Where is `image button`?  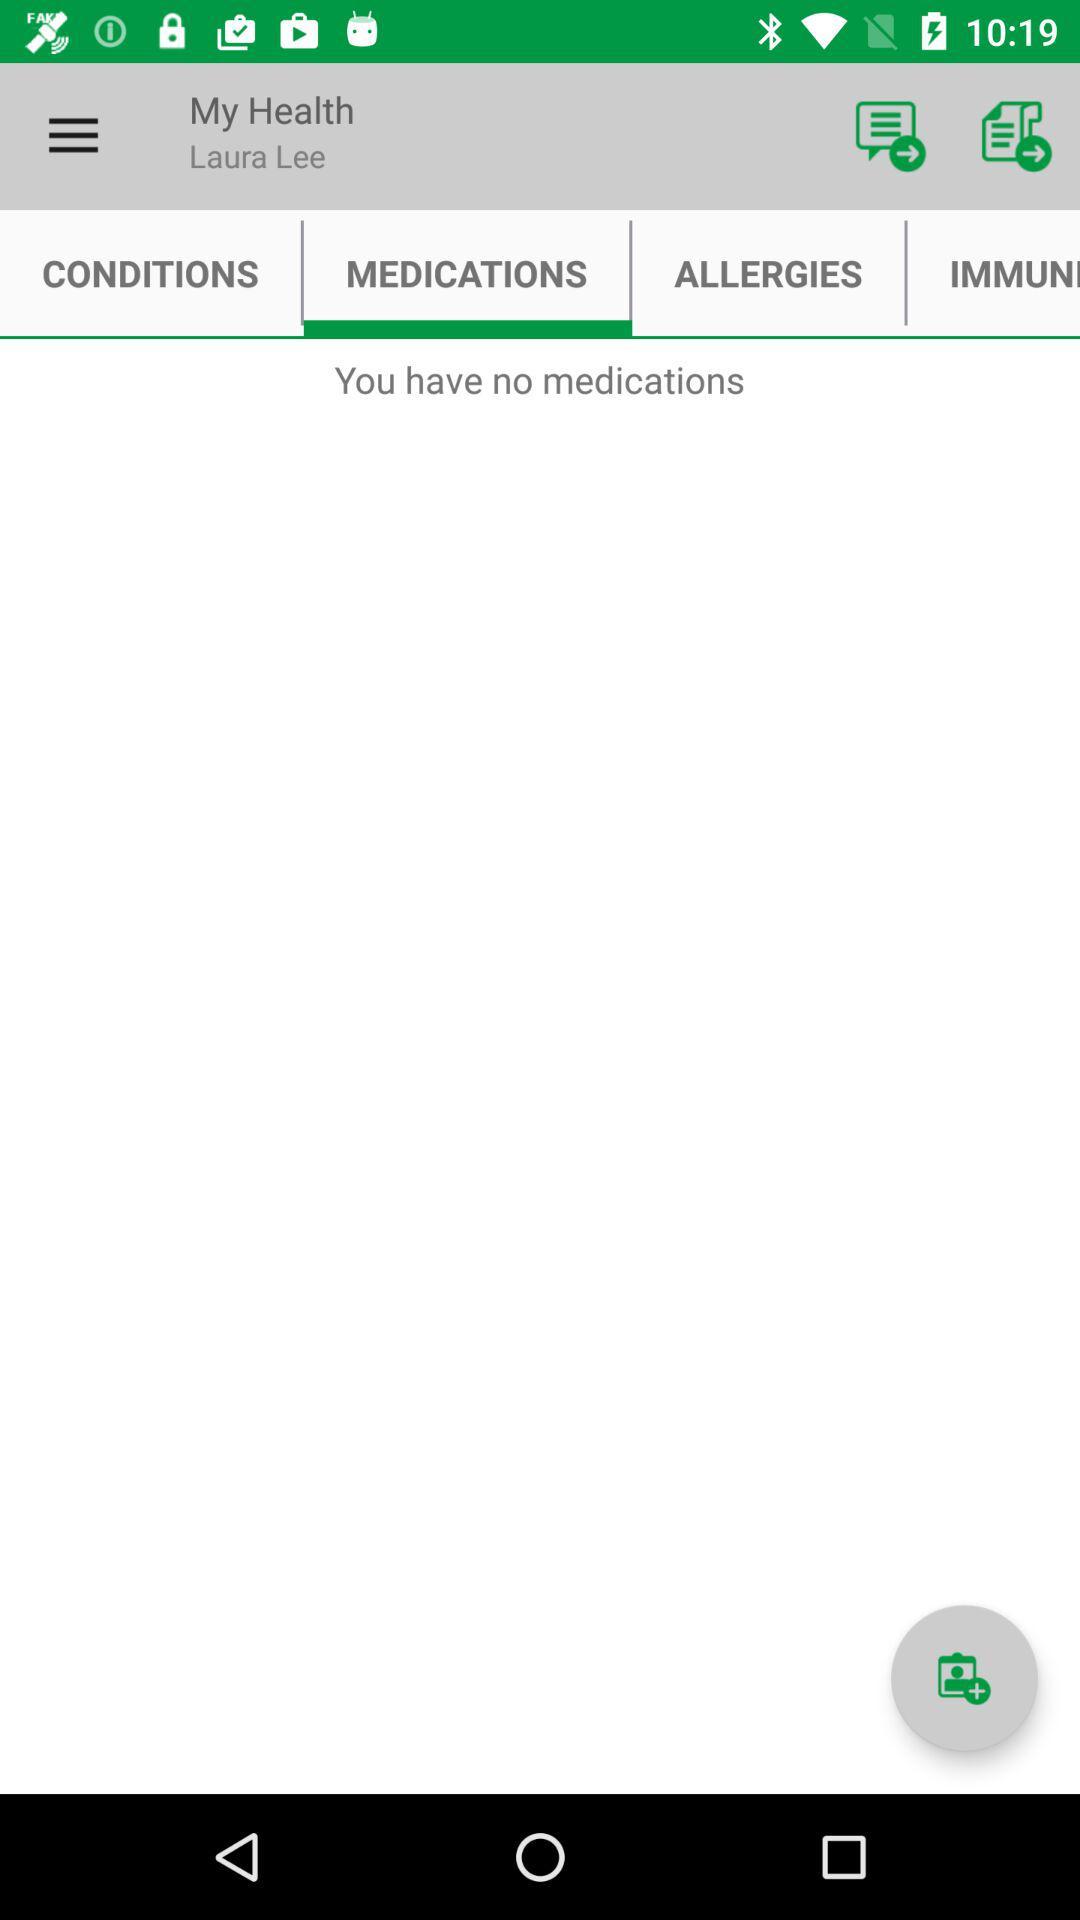 image button is located at coordinates (963, 1678).